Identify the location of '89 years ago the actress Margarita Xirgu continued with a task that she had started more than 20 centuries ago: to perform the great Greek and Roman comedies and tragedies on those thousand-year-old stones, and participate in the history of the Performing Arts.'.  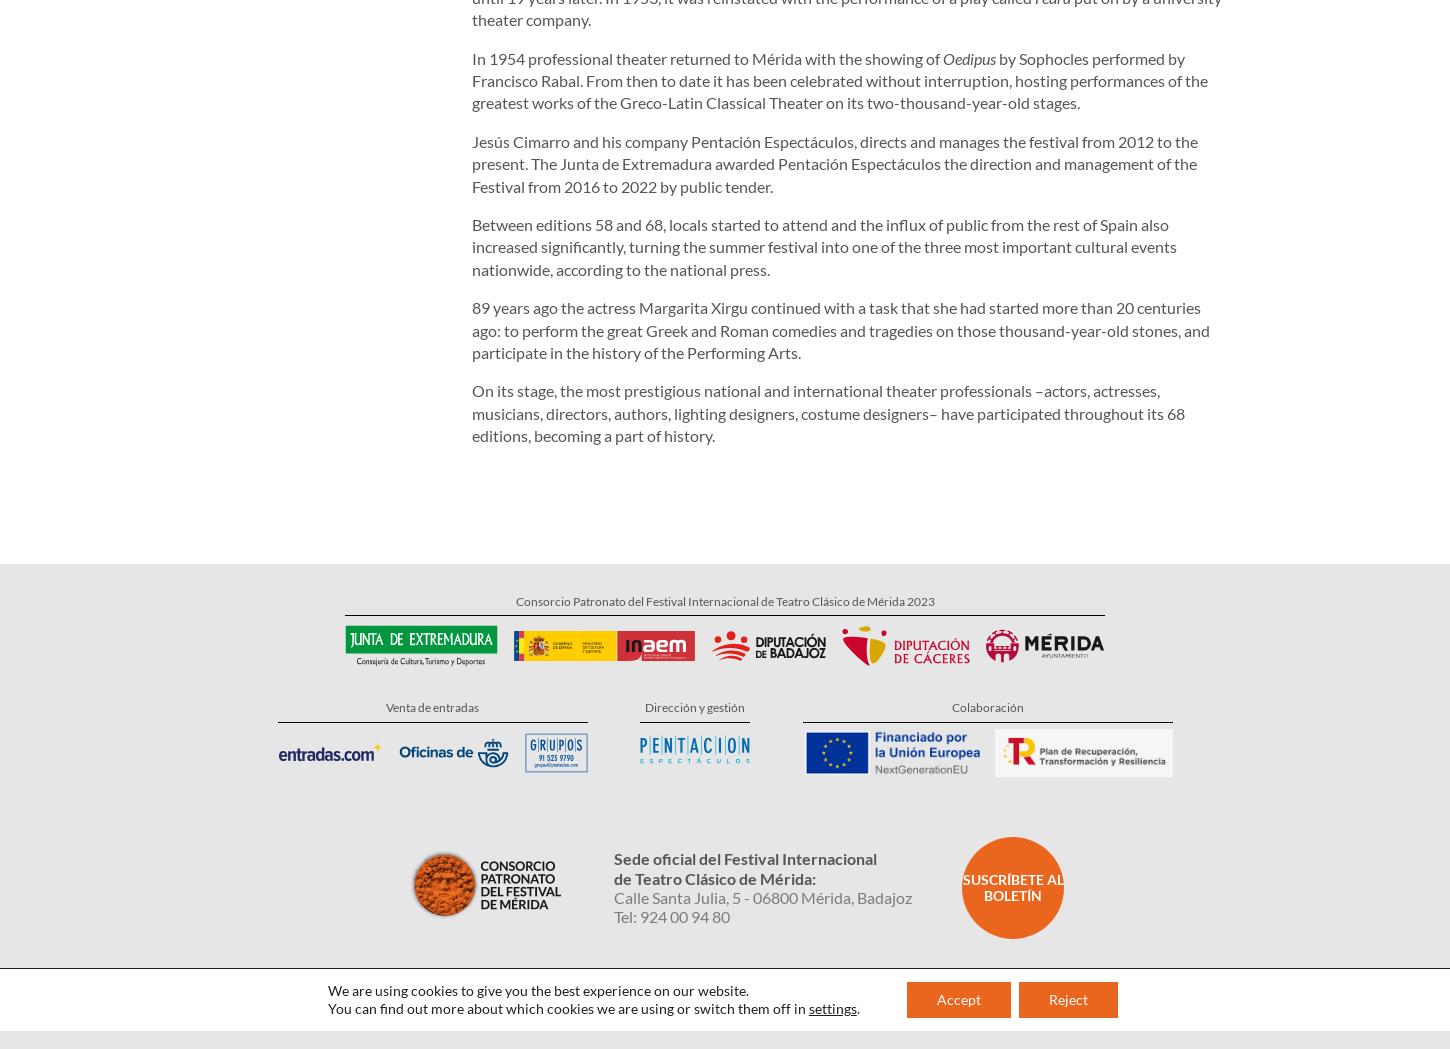
(840, 248).